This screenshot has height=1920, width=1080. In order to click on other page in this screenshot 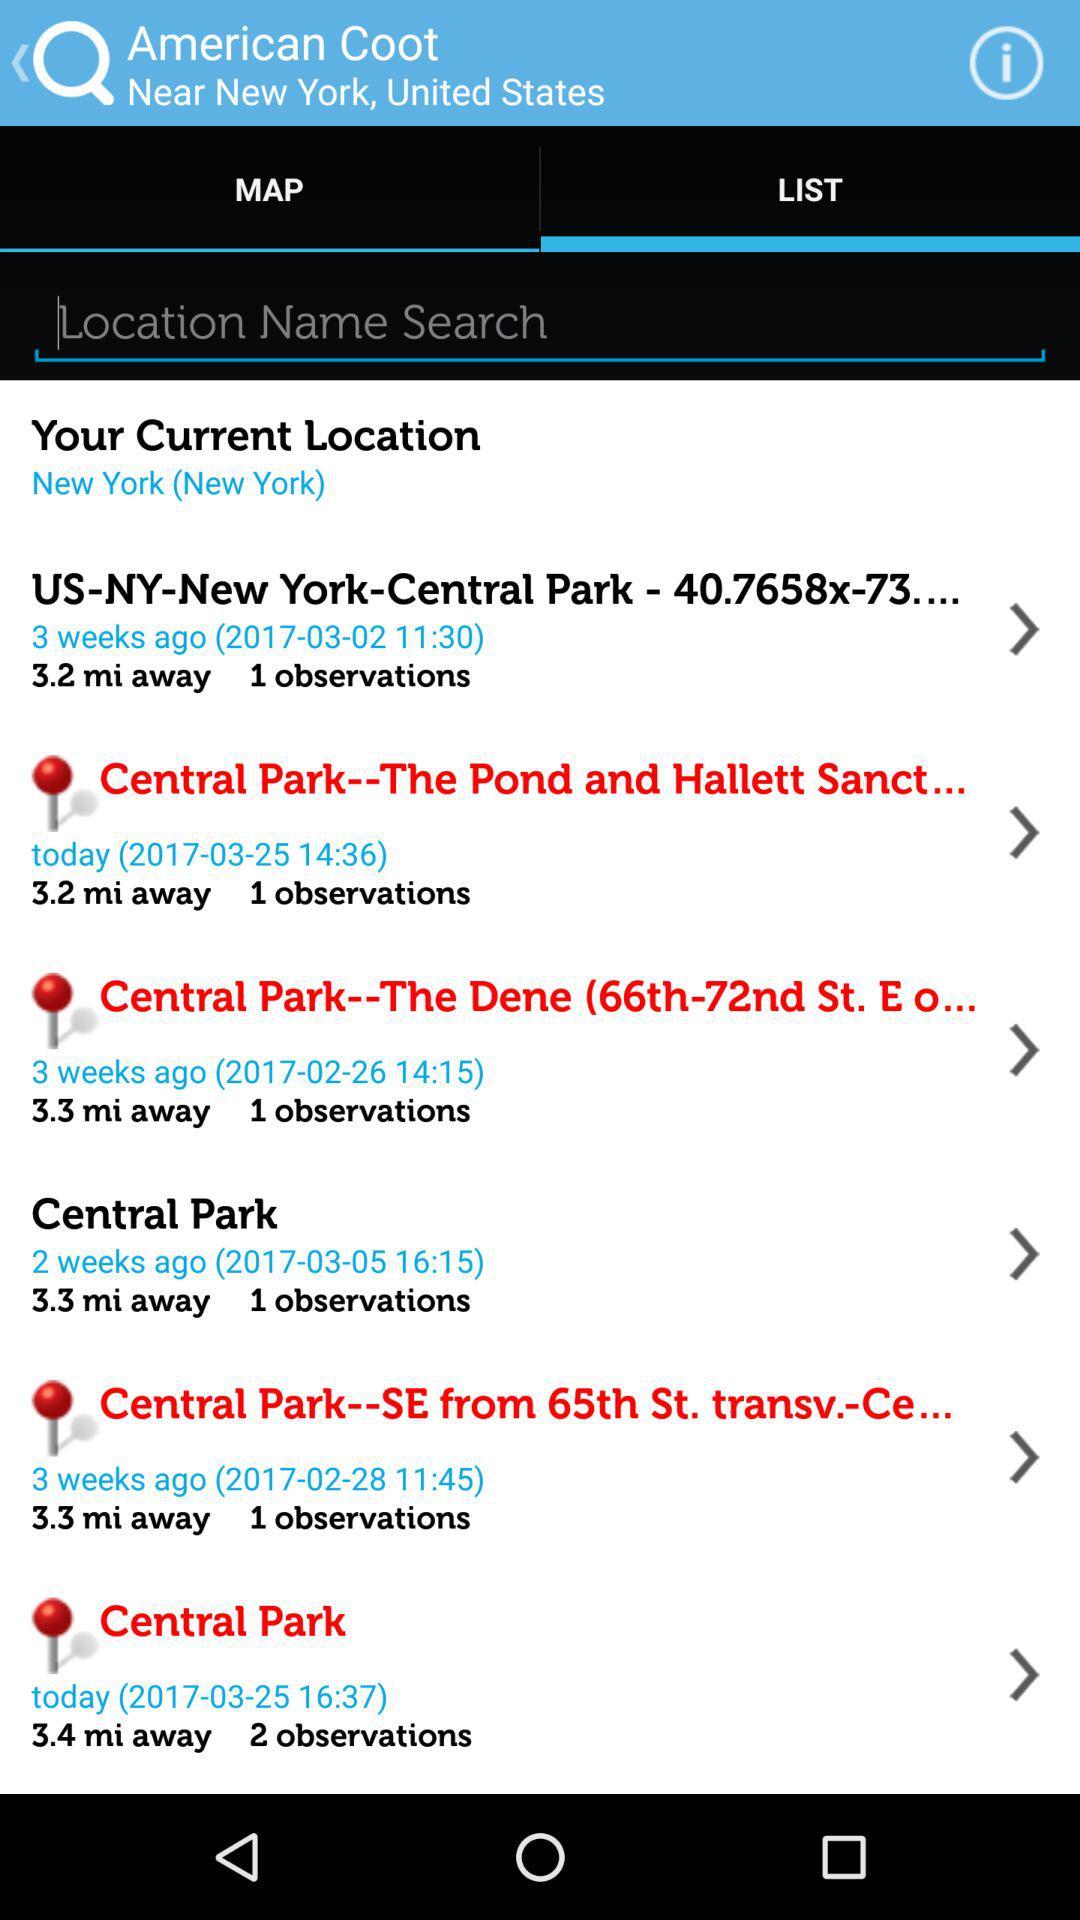, I will do `click(1024, 628)`.